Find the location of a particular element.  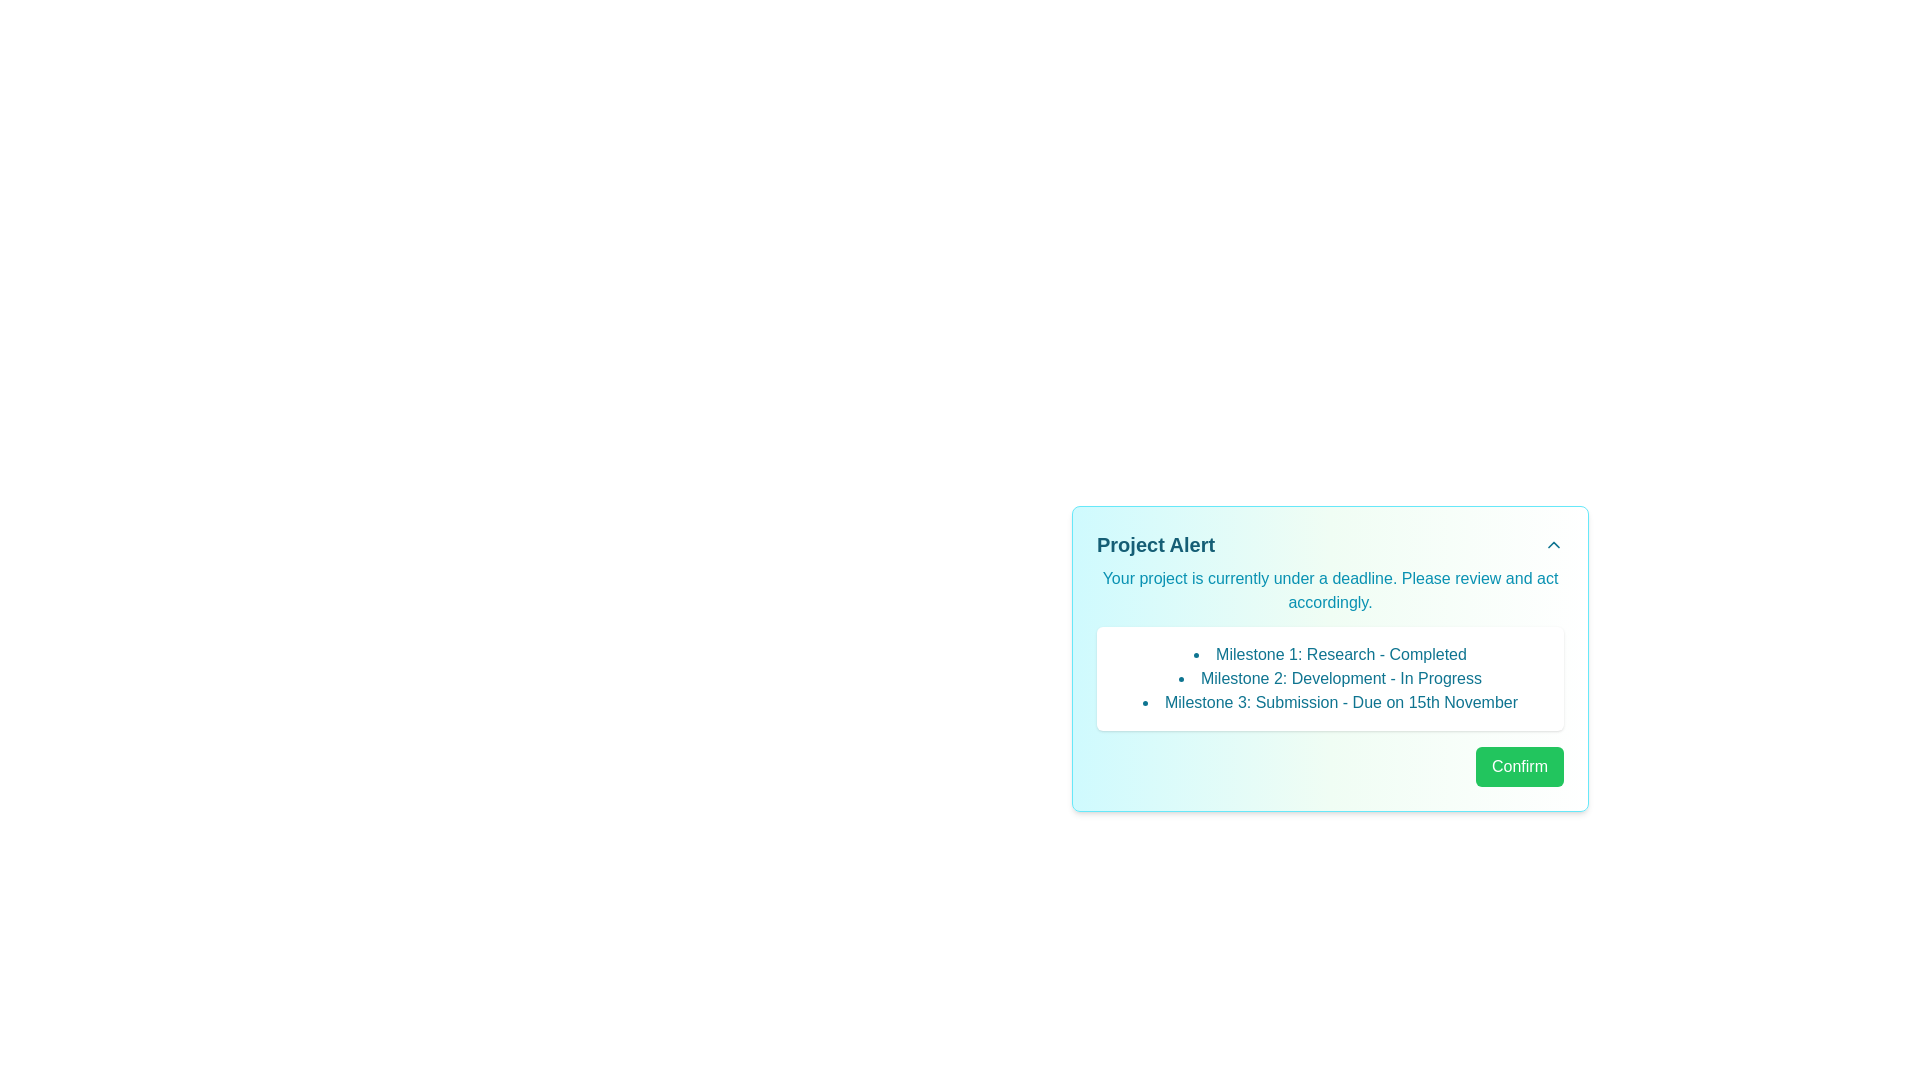

the chevron button to toggle the details section is located at coordinates (1553, 544).